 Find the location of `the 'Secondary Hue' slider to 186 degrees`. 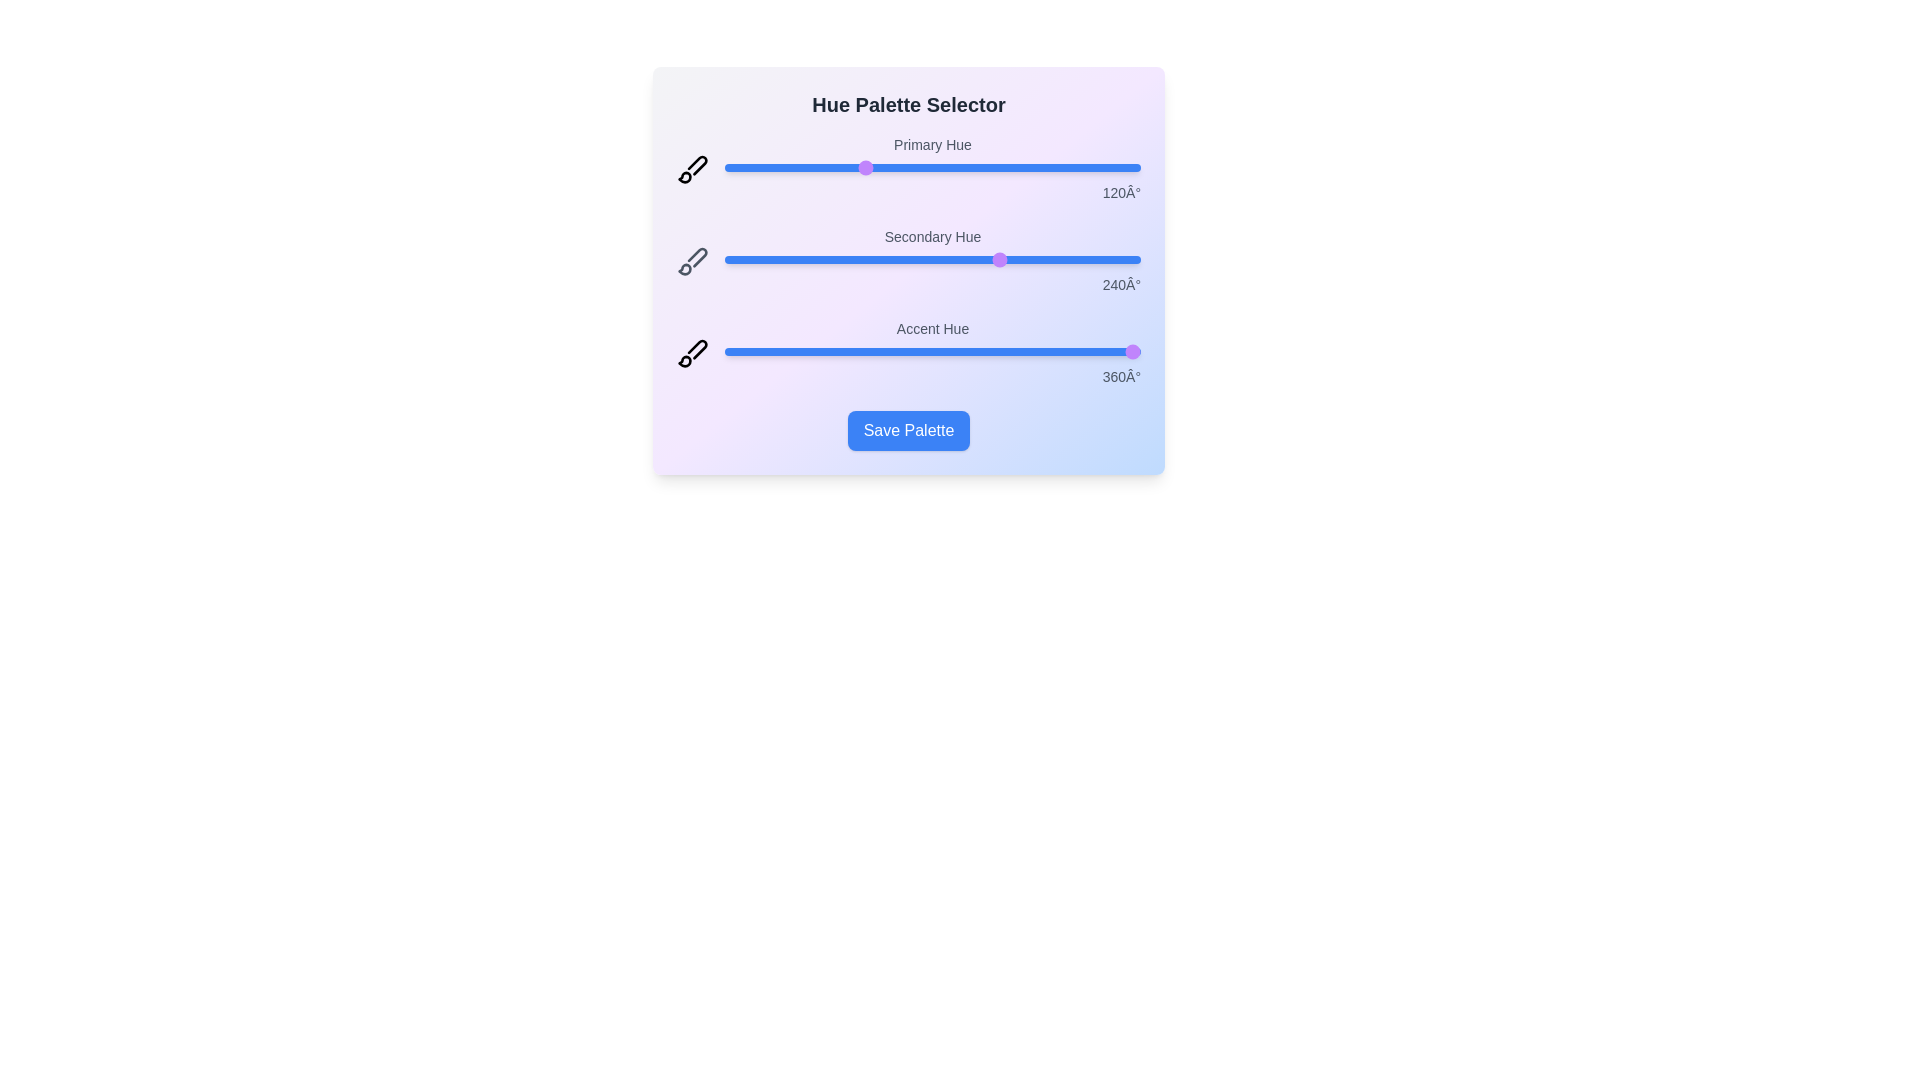

the 'Secondary Hue' slider to 186 degrees is located at coordinates (938, 258).